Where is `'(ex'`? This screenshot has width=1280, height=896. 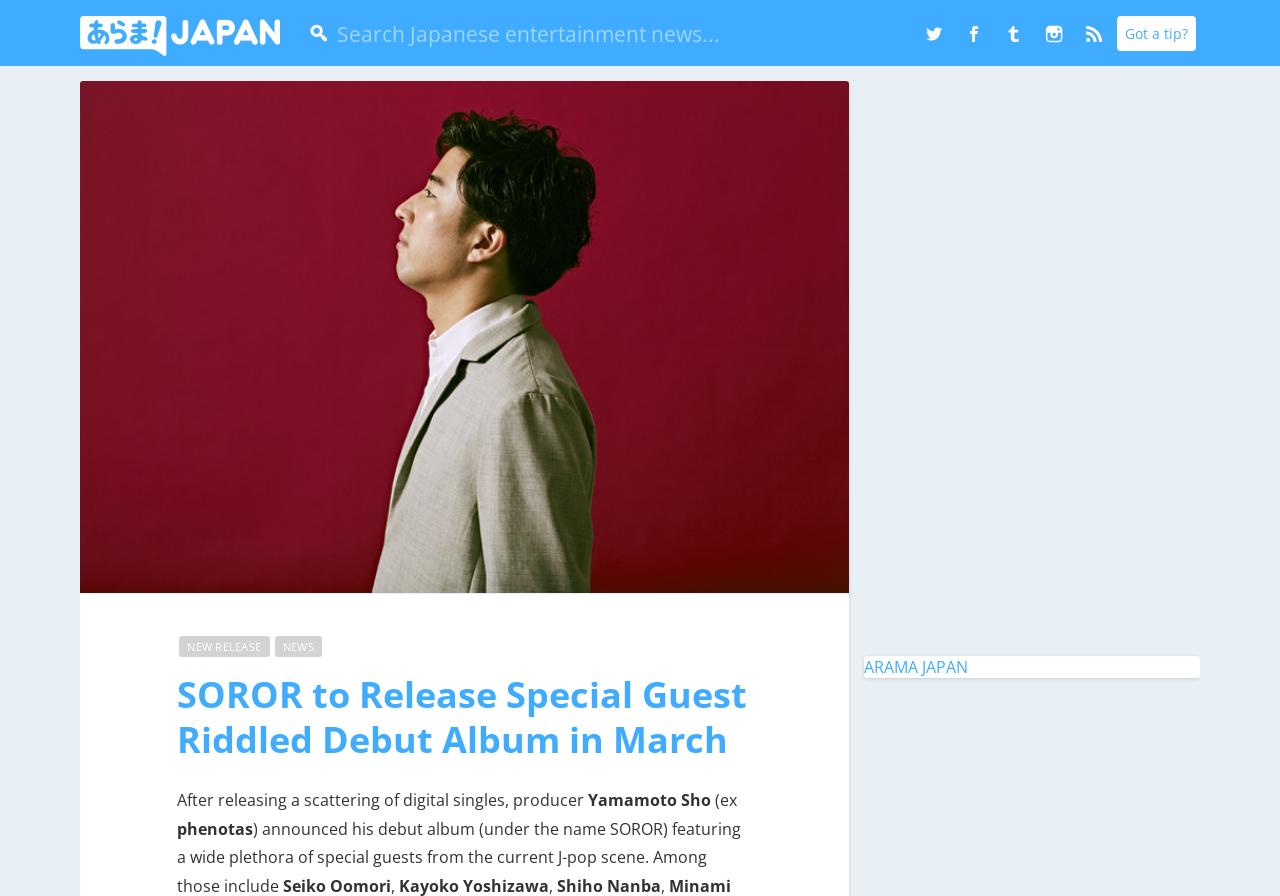
'(ex' is located at coordinates (711, 798).